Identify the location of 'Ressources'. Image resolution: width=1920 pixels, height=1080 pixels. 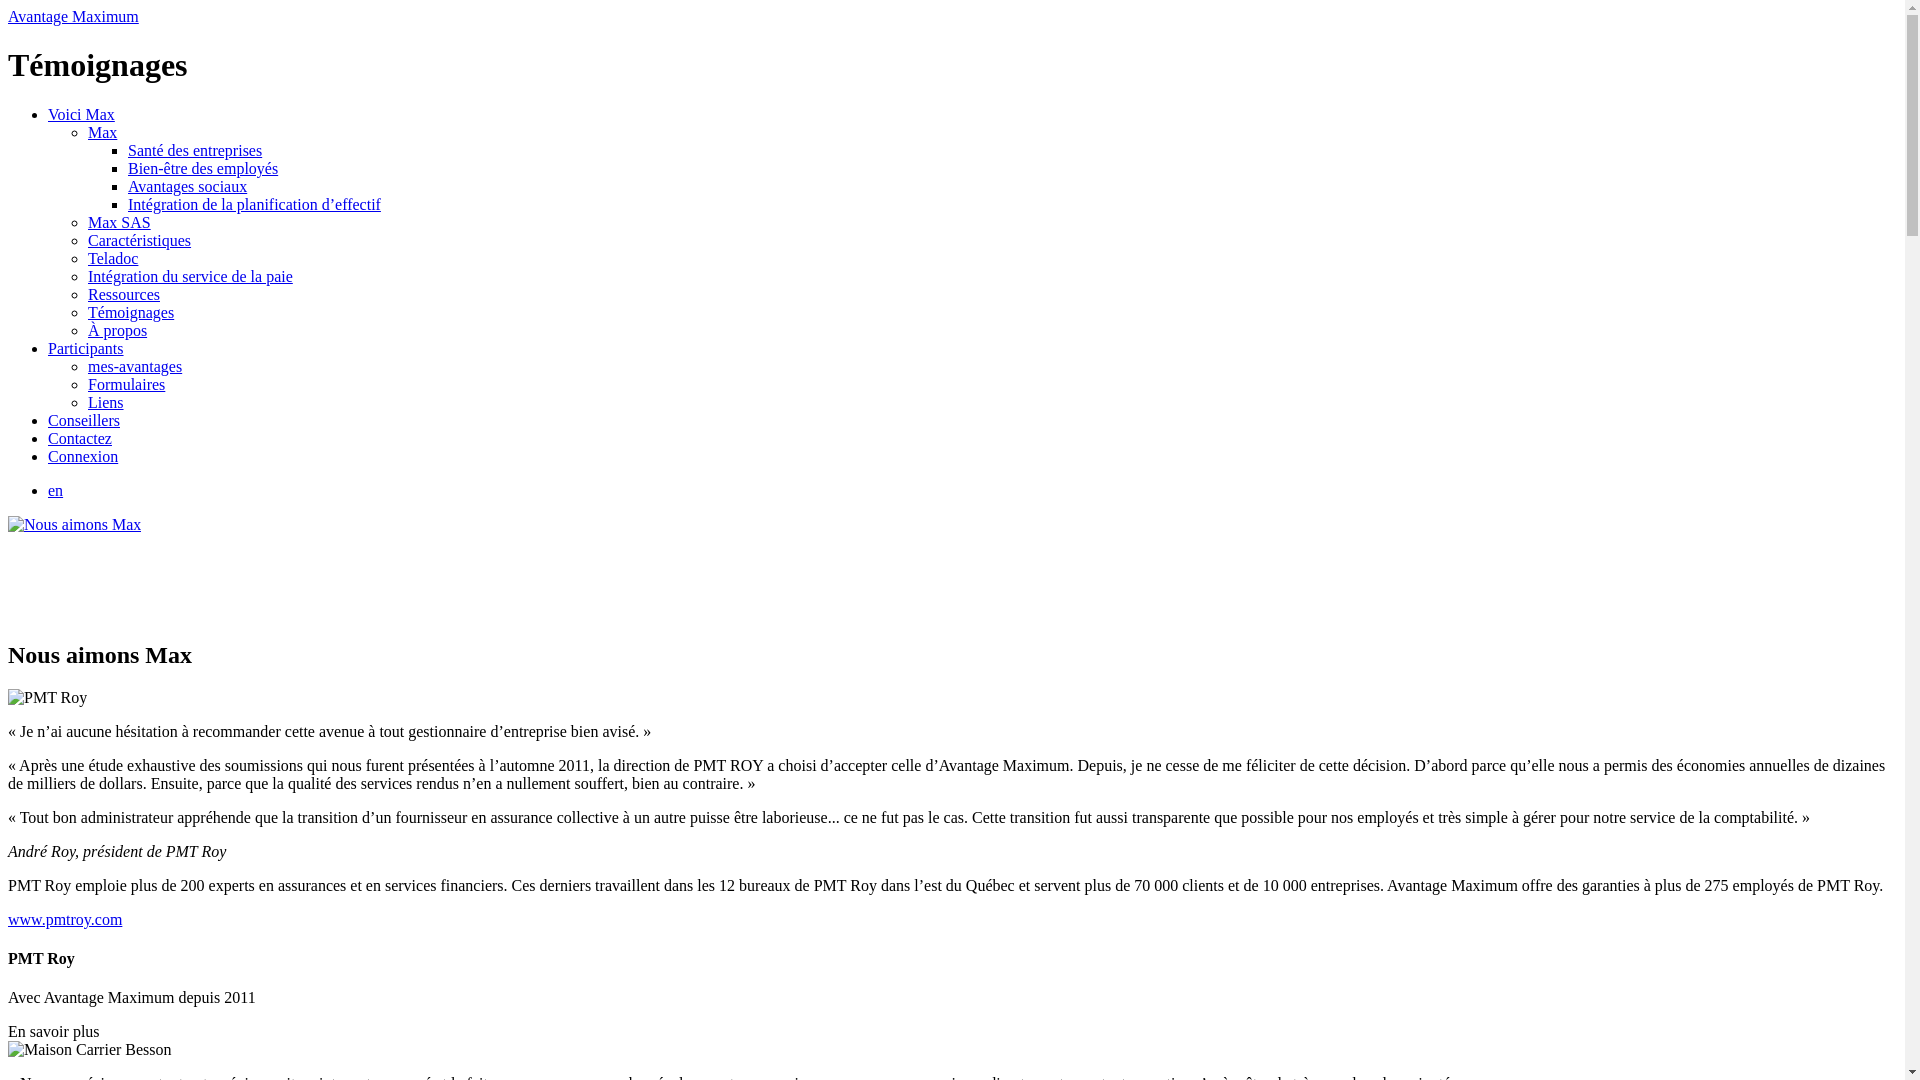
(123, 294).